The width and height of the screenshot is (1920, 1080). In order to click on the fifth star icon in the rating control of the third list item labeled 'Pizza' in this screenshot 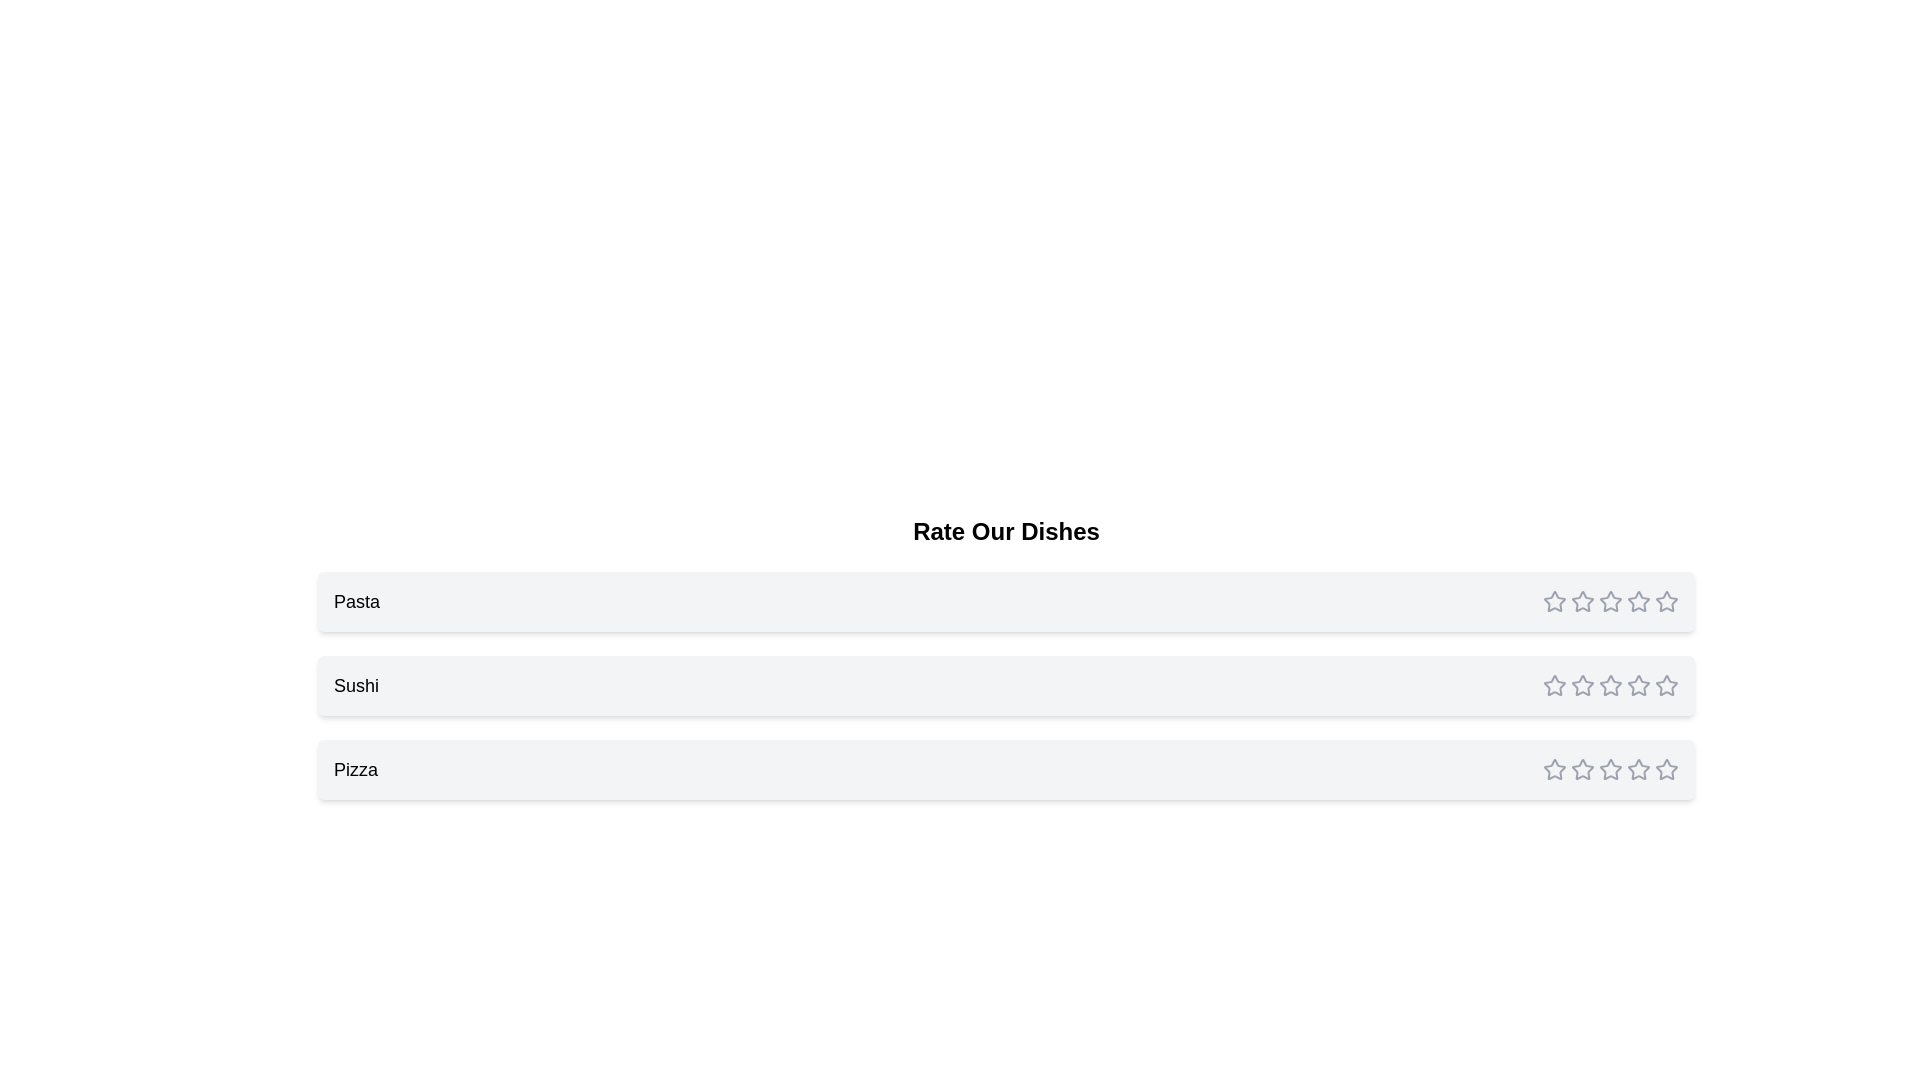, I will do `click(1666, 769)`.